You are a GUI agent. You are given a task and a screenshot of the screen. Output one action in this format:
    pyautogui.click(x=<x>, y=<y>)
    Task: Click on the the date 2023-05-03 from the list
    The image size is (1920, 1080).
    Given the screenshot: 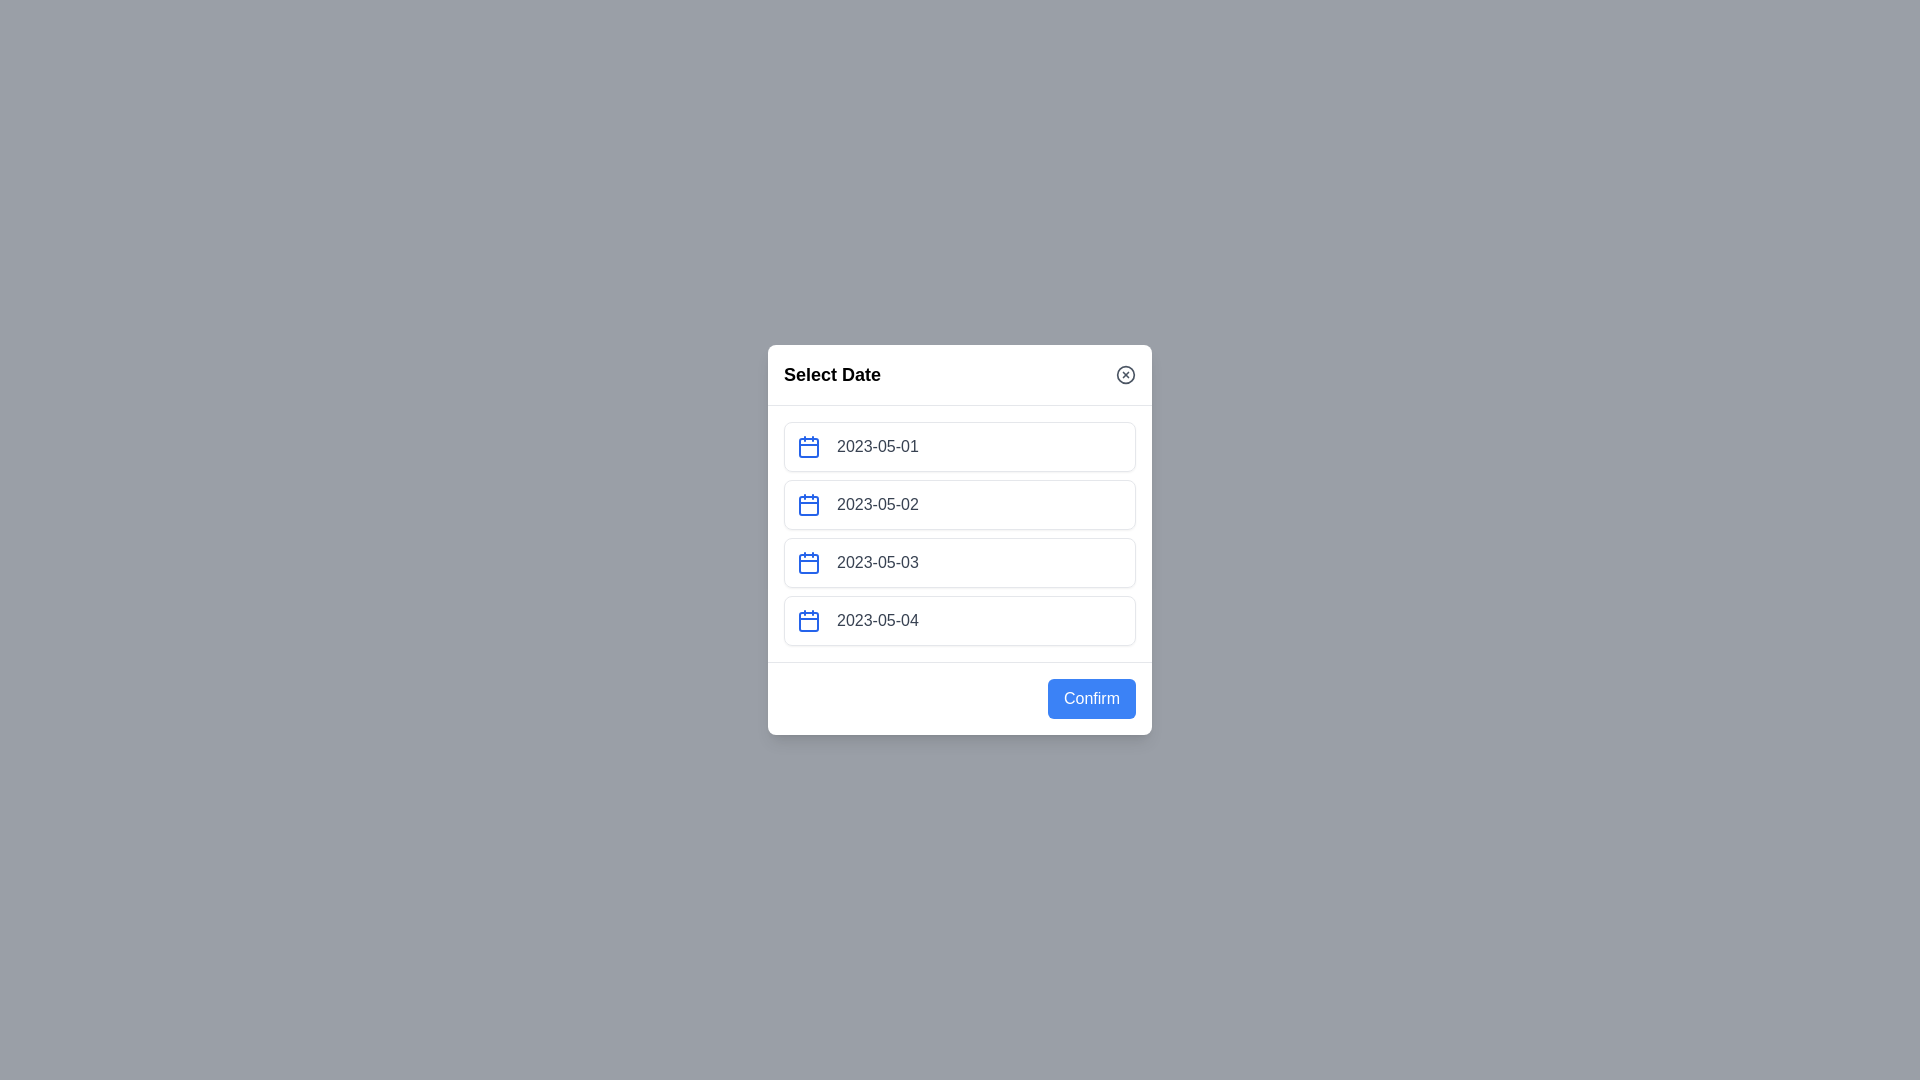 What is the action you would take?
    pyautogui.click(x=960, y=563)
    